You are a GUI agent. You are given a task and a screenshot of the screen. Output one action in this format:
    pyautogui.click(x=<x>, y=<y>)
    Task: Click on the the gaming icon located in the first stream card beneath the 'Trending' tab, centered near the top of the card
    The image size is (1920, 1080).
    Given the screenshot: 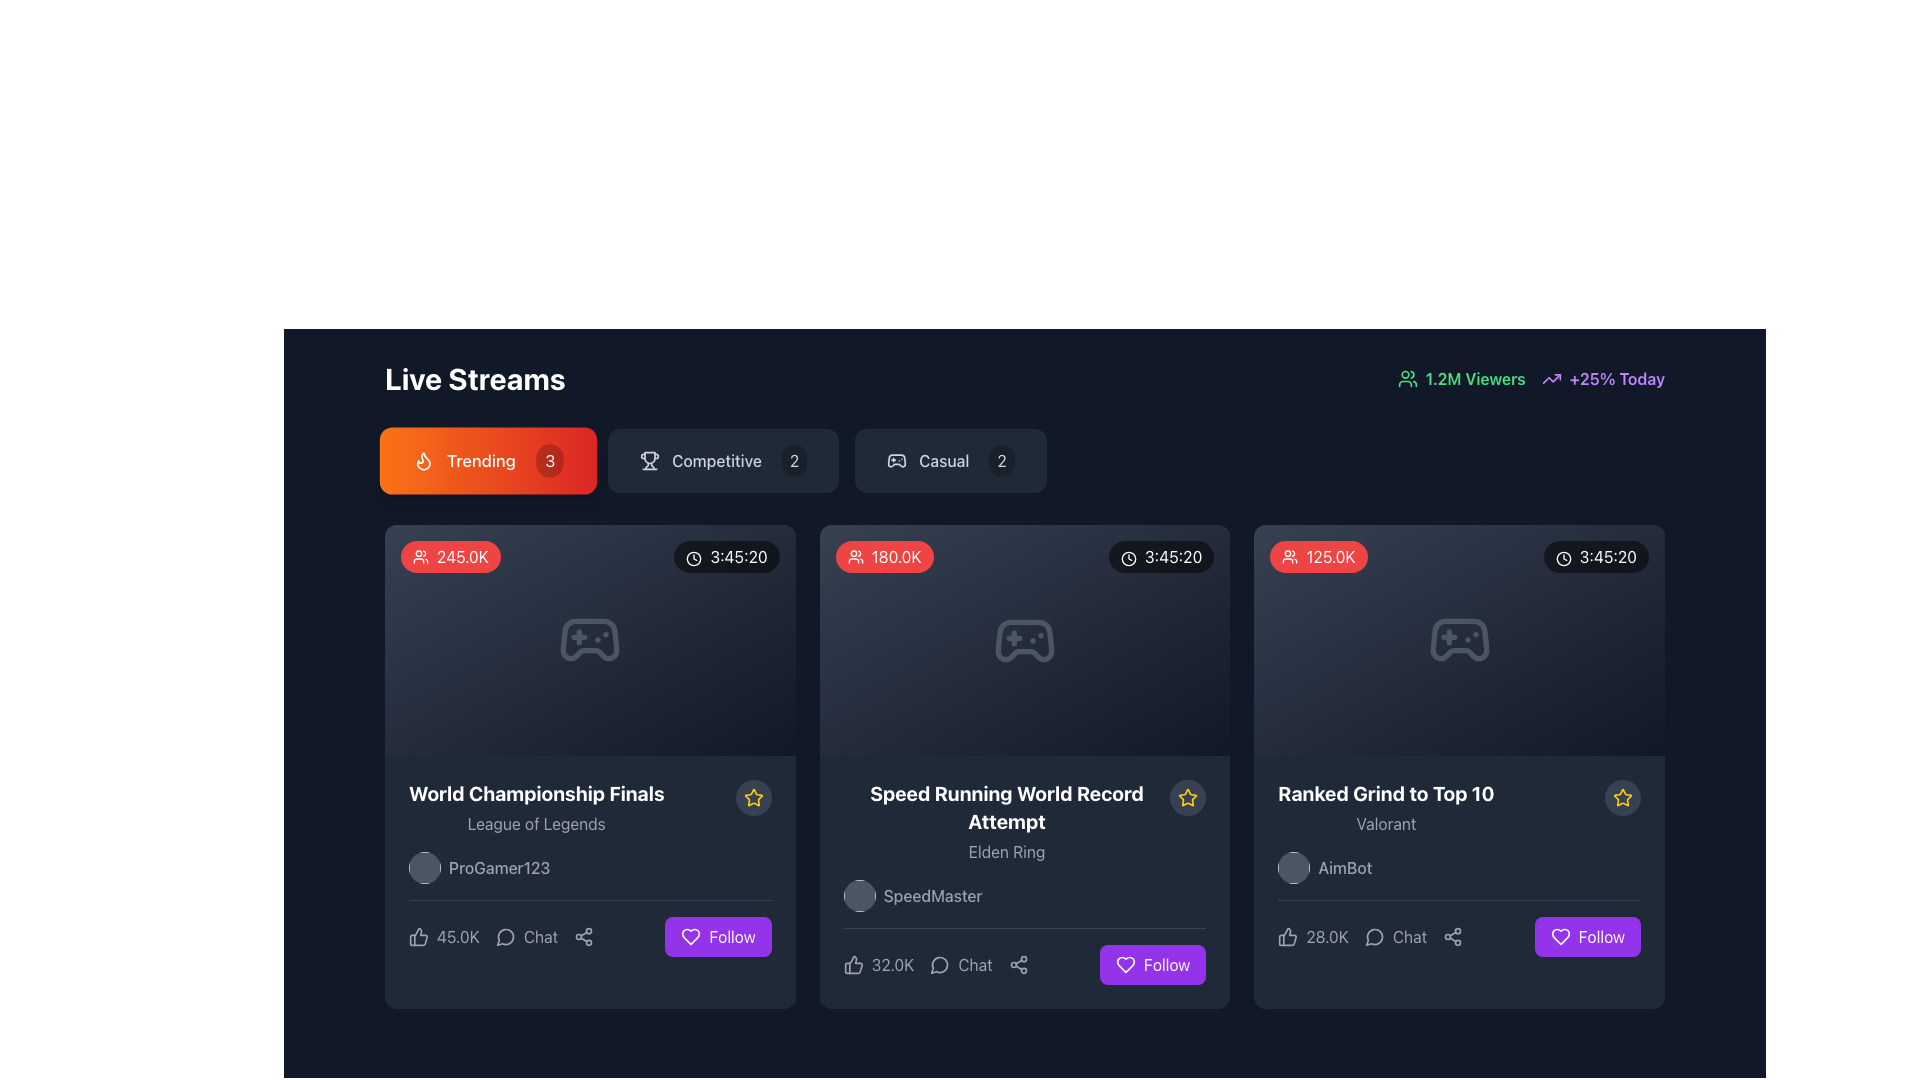 What is the action you would take?
    pyautogui.click(x=589, y=640)
    